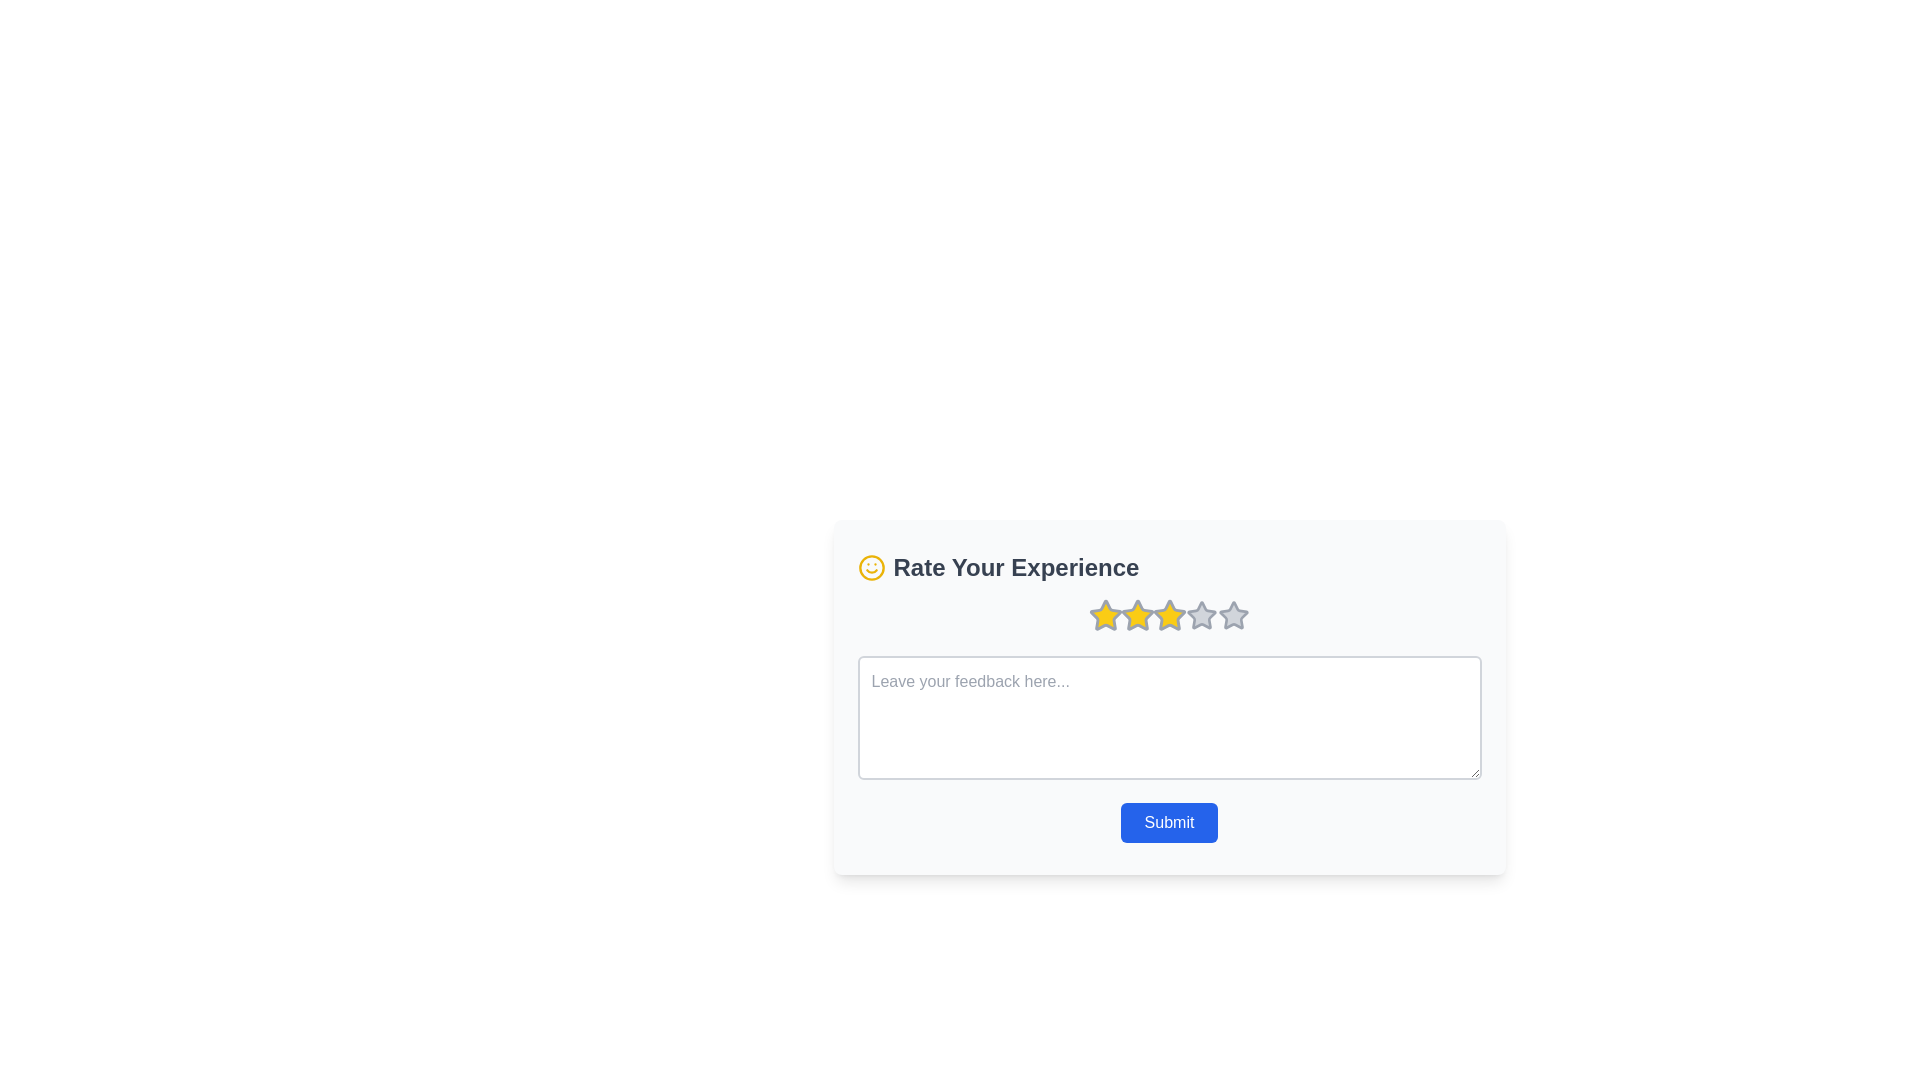 This screenshot has height=1080, width=1920. What do you see at coordinates (1104, 615) in the screenshot?
I see `the first star icon in the rating system` at bounding box center [1104, 615].